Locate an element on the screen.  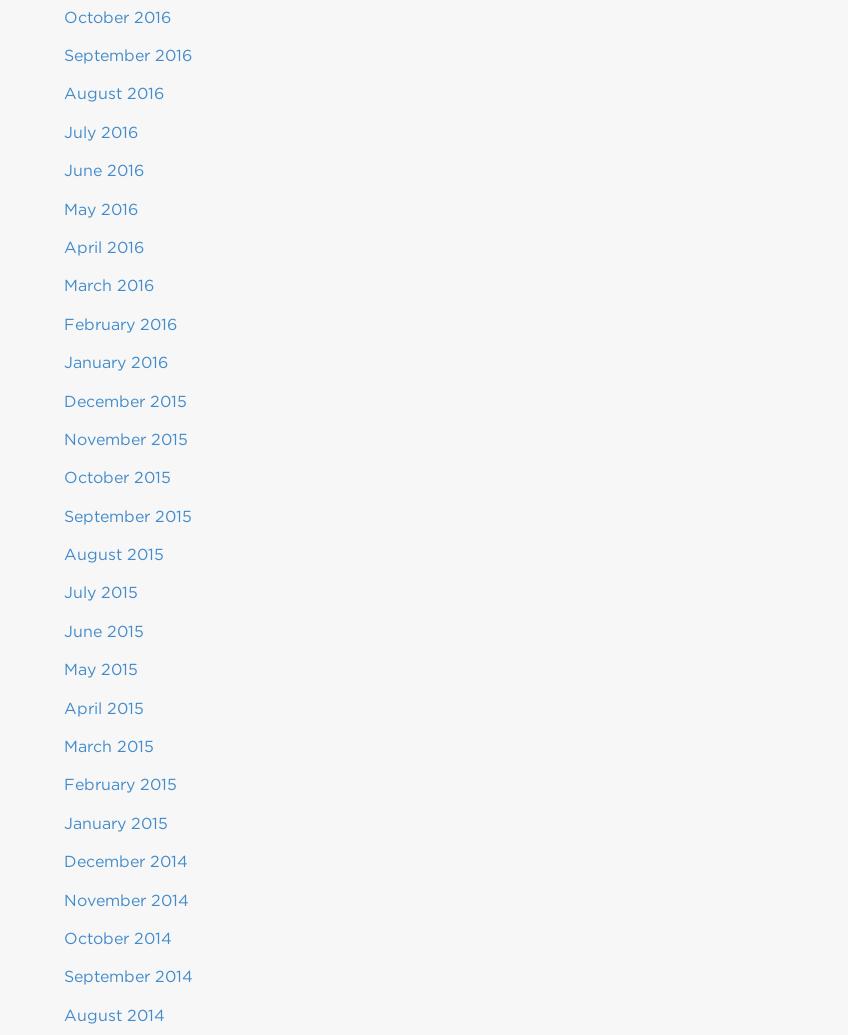
'March 2016' is located at coordinates (107, 285).